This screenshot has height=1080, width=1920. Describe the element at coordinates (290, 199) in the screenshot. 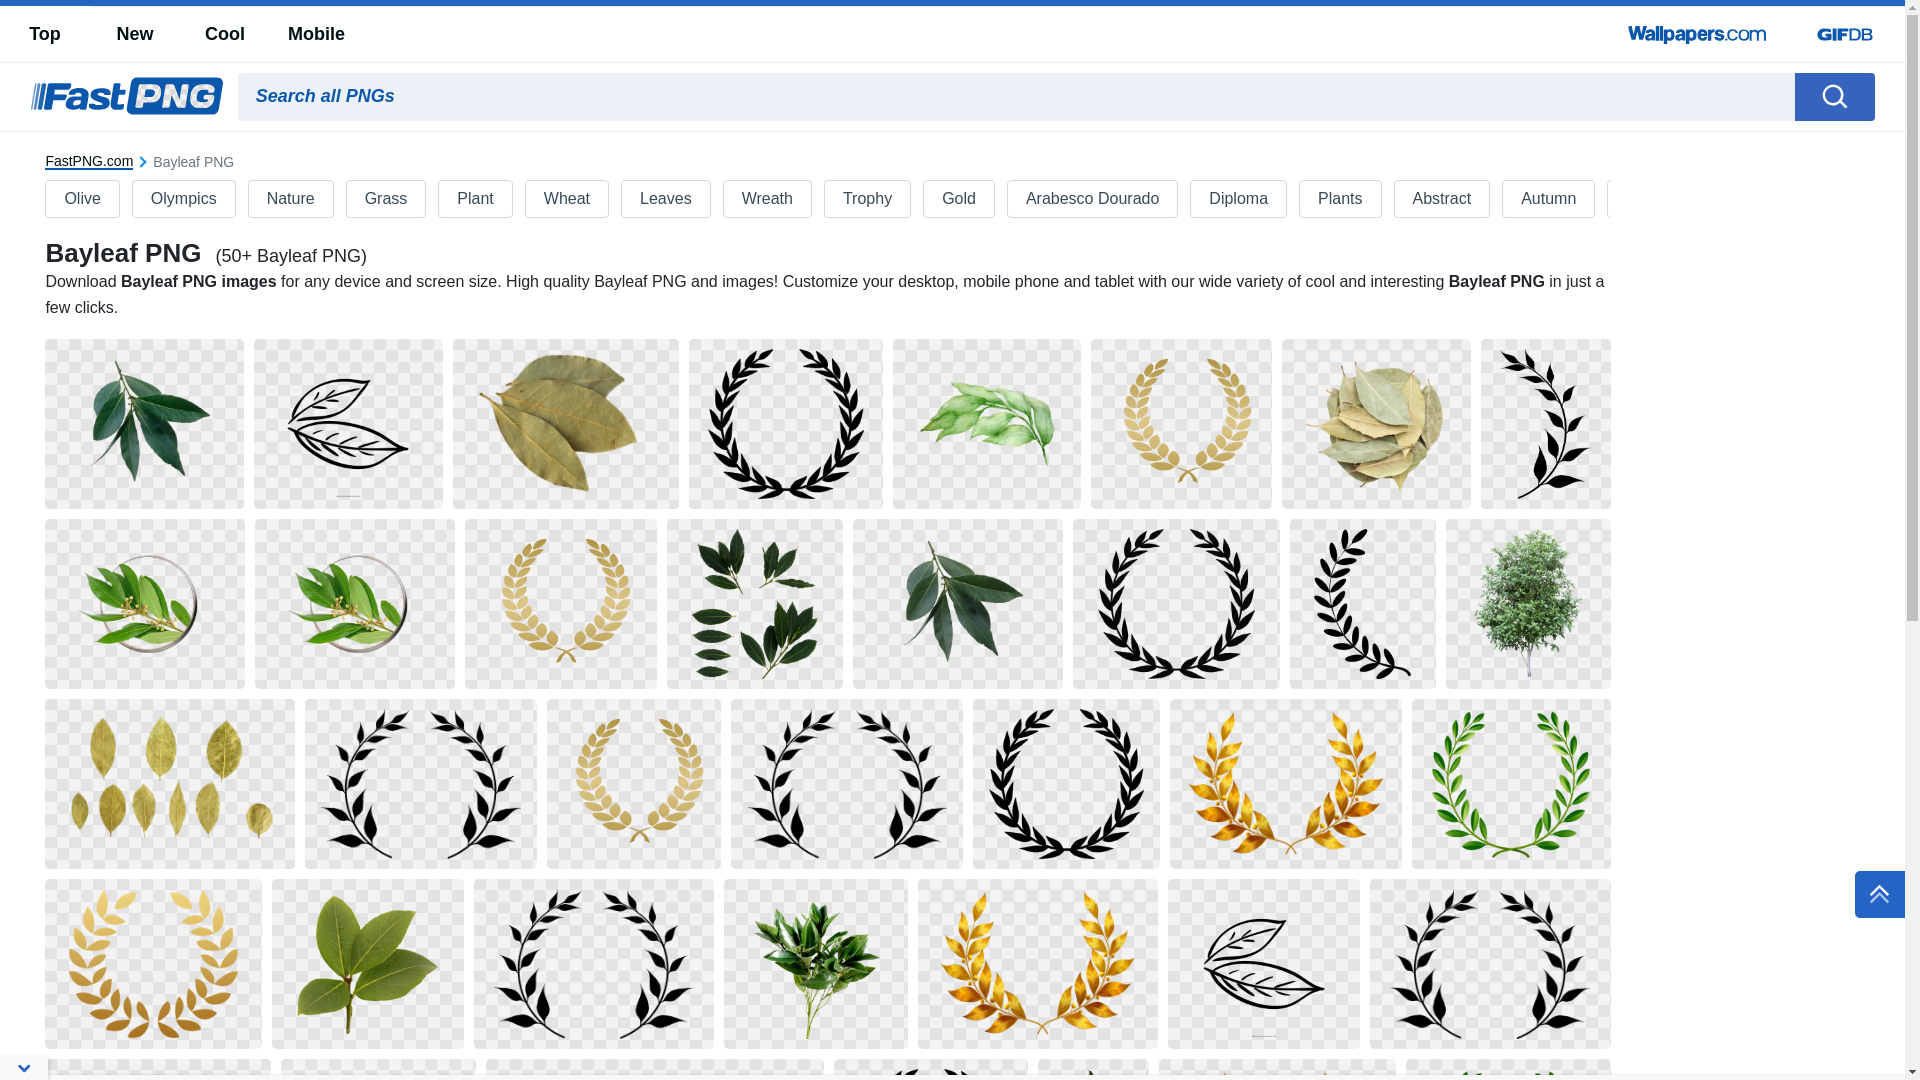

I see `'Nature'` at that location.